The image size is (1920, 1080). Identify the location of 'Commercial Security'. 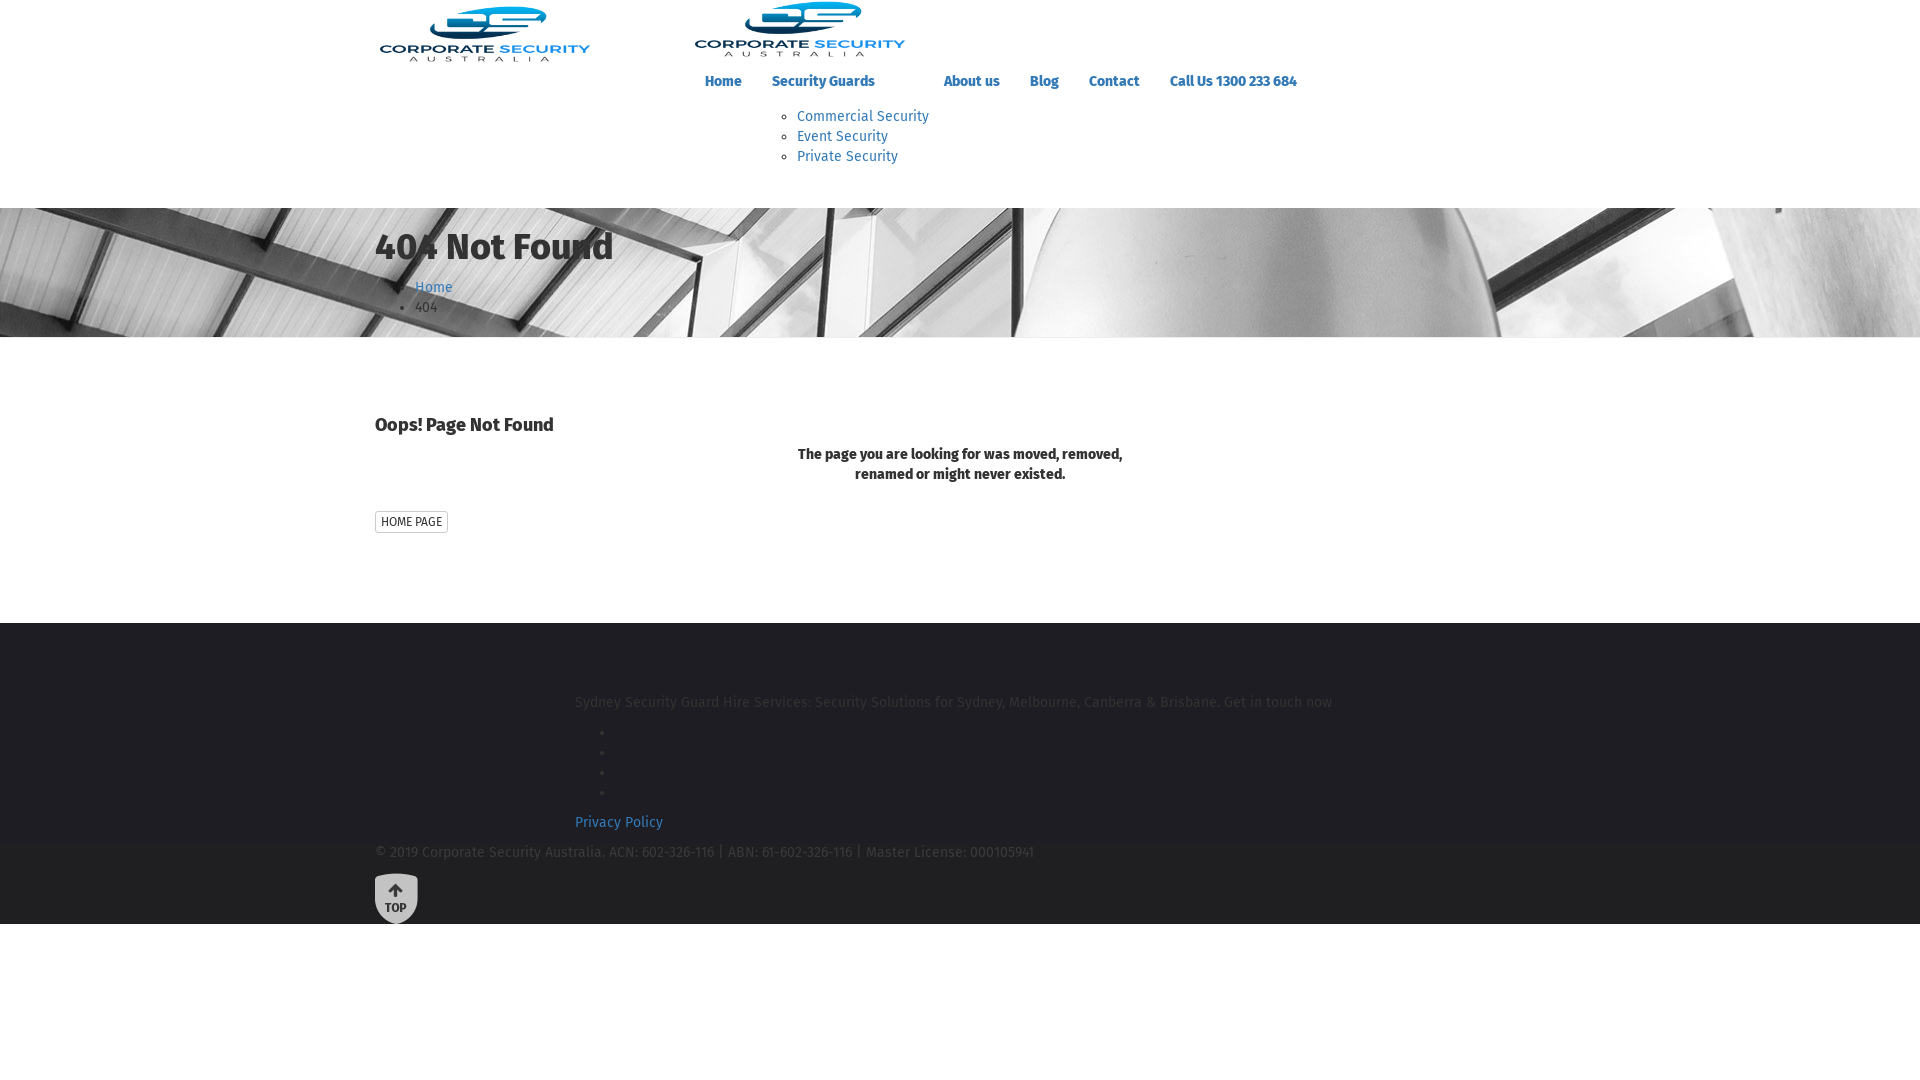
(863, 116).